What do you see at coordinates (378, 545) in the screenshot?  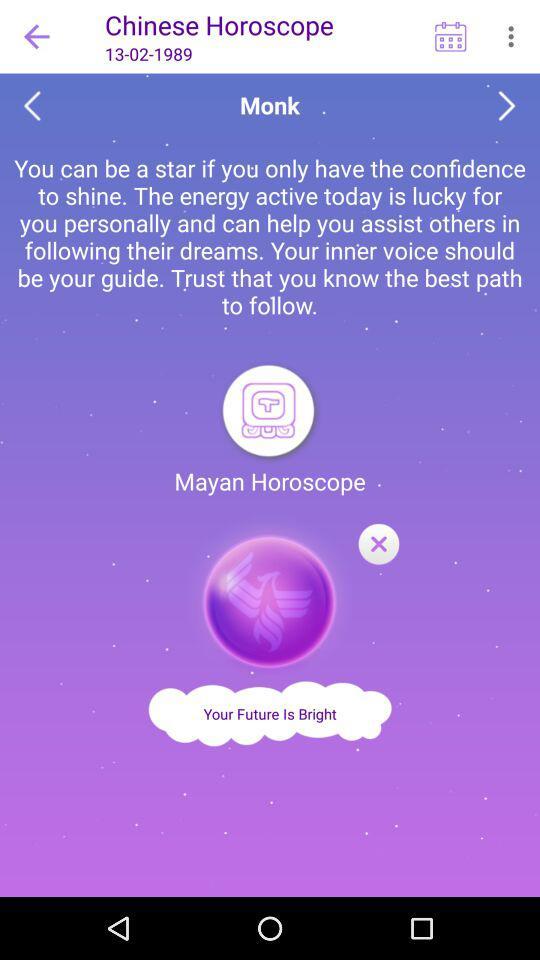 I see `the close icon` at bounding box center [378, 545].